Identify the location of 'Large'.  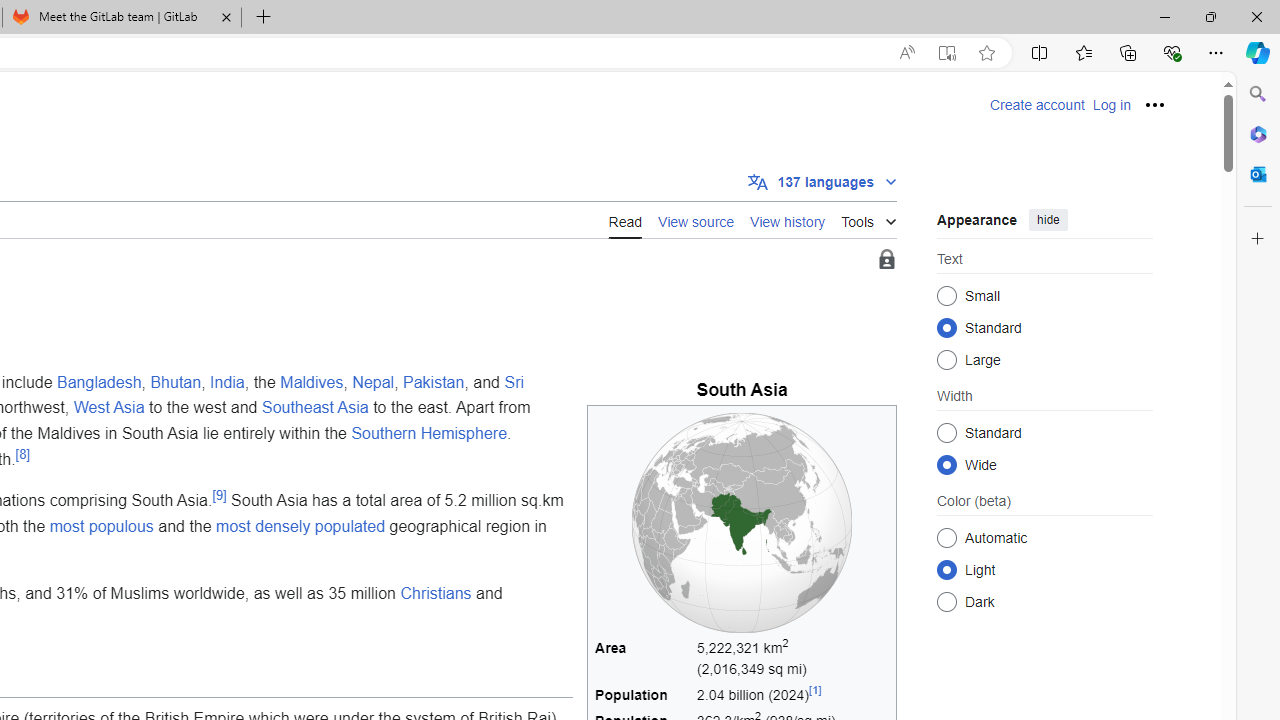
(946, 358).